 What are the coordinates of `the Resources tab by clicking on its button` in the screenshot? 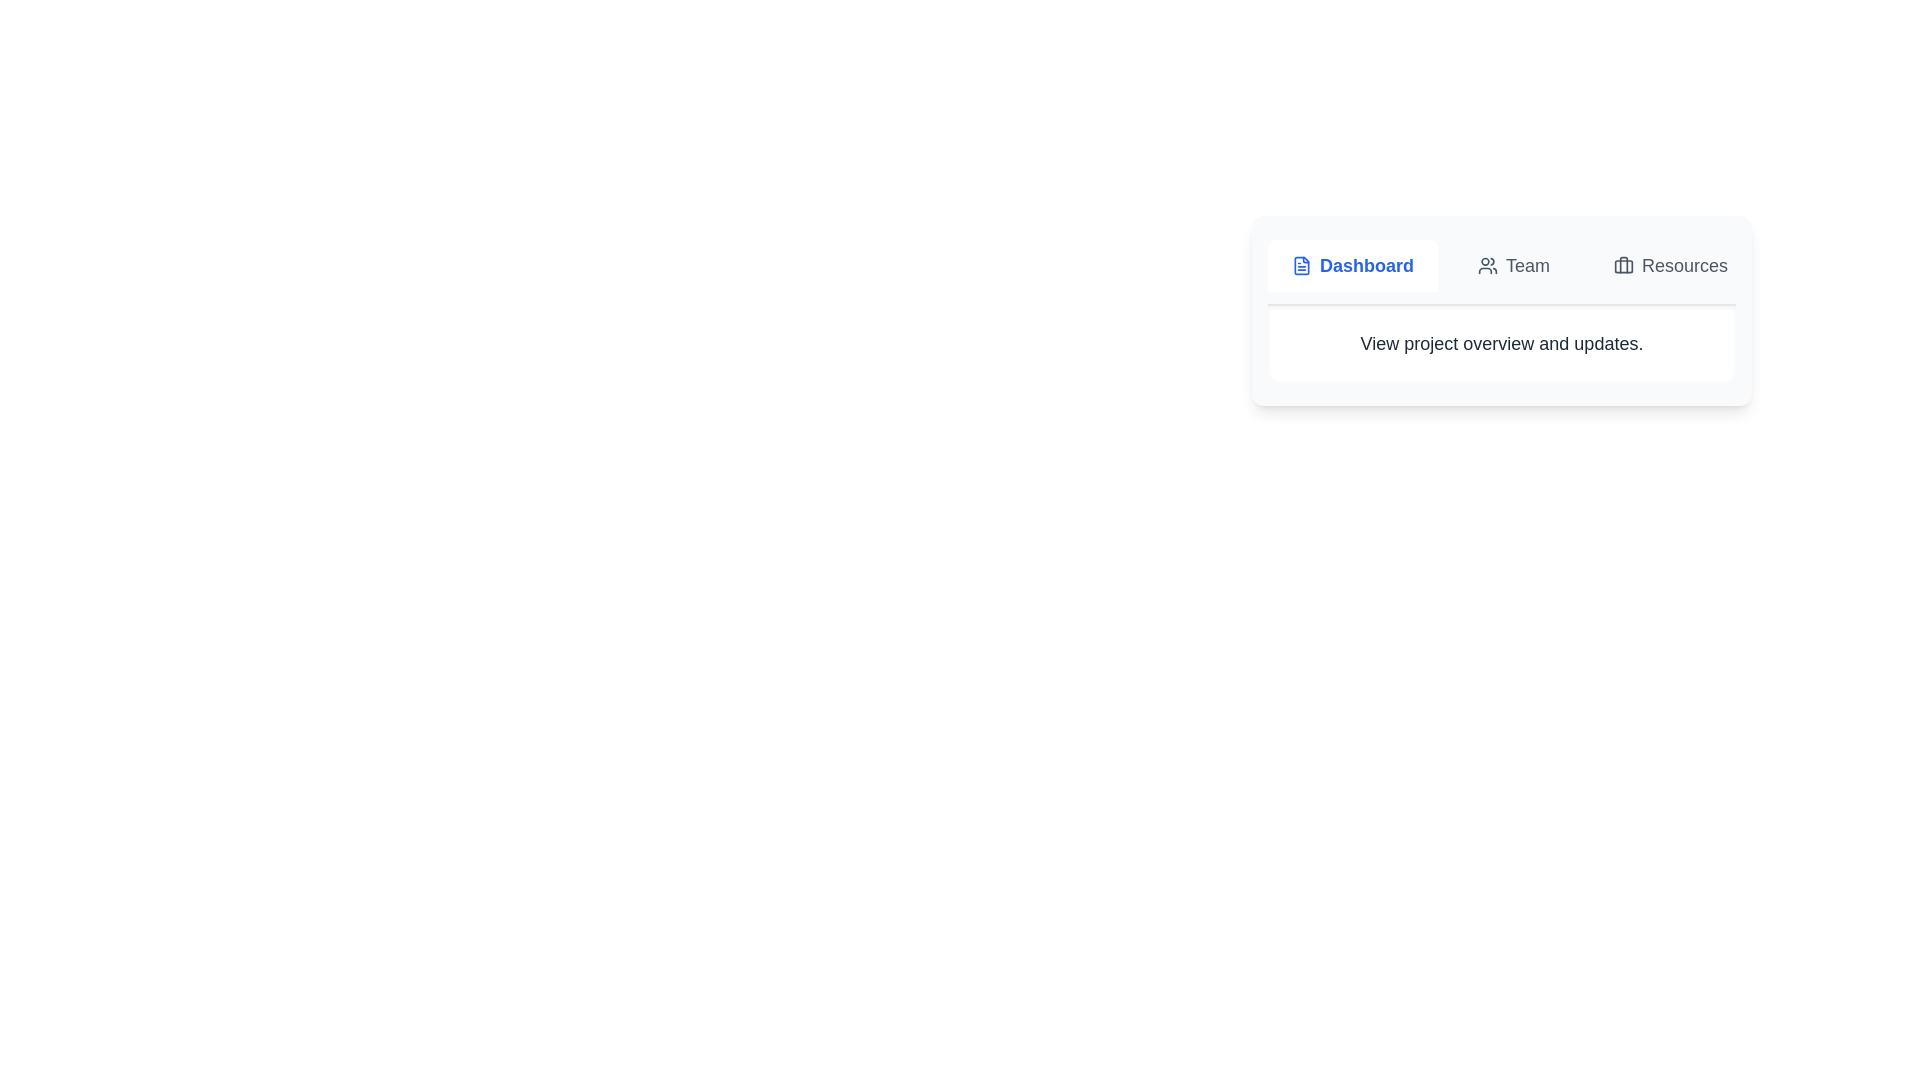 It's located at (1670, 265).